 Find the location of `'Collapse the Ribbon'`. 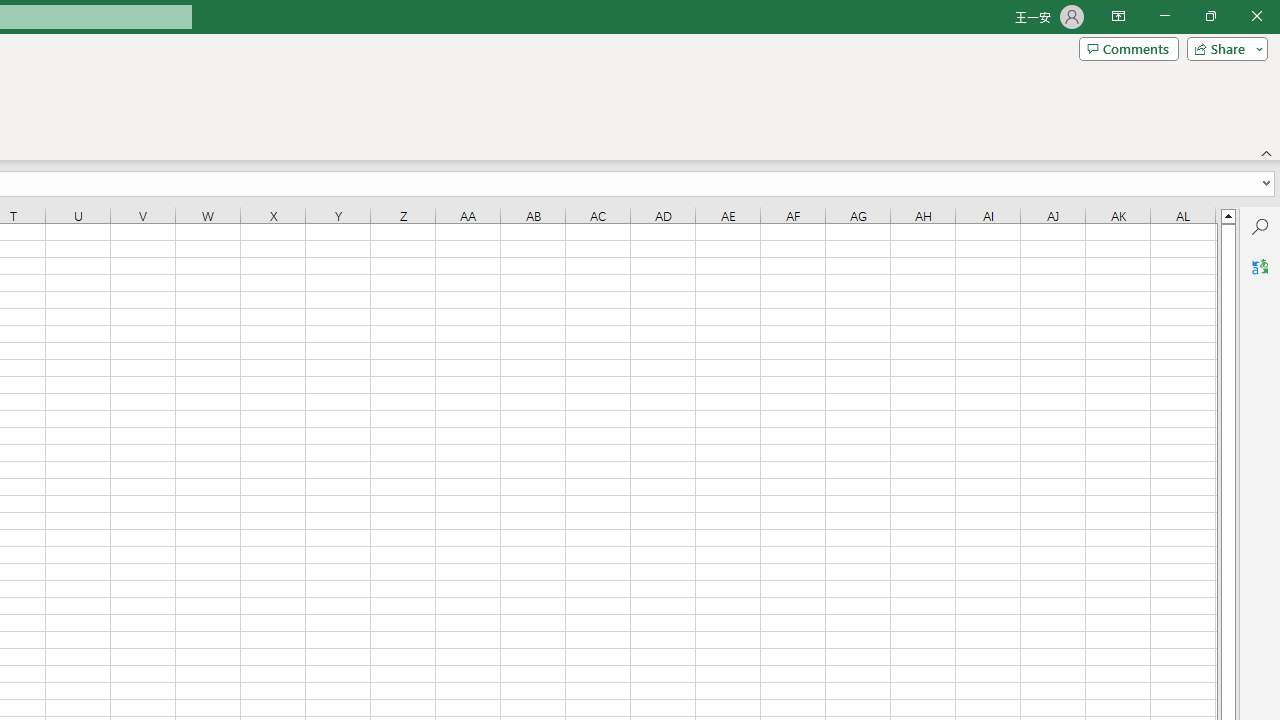

'Collapse the Ribbon' is located at coordinates (1266, 152).